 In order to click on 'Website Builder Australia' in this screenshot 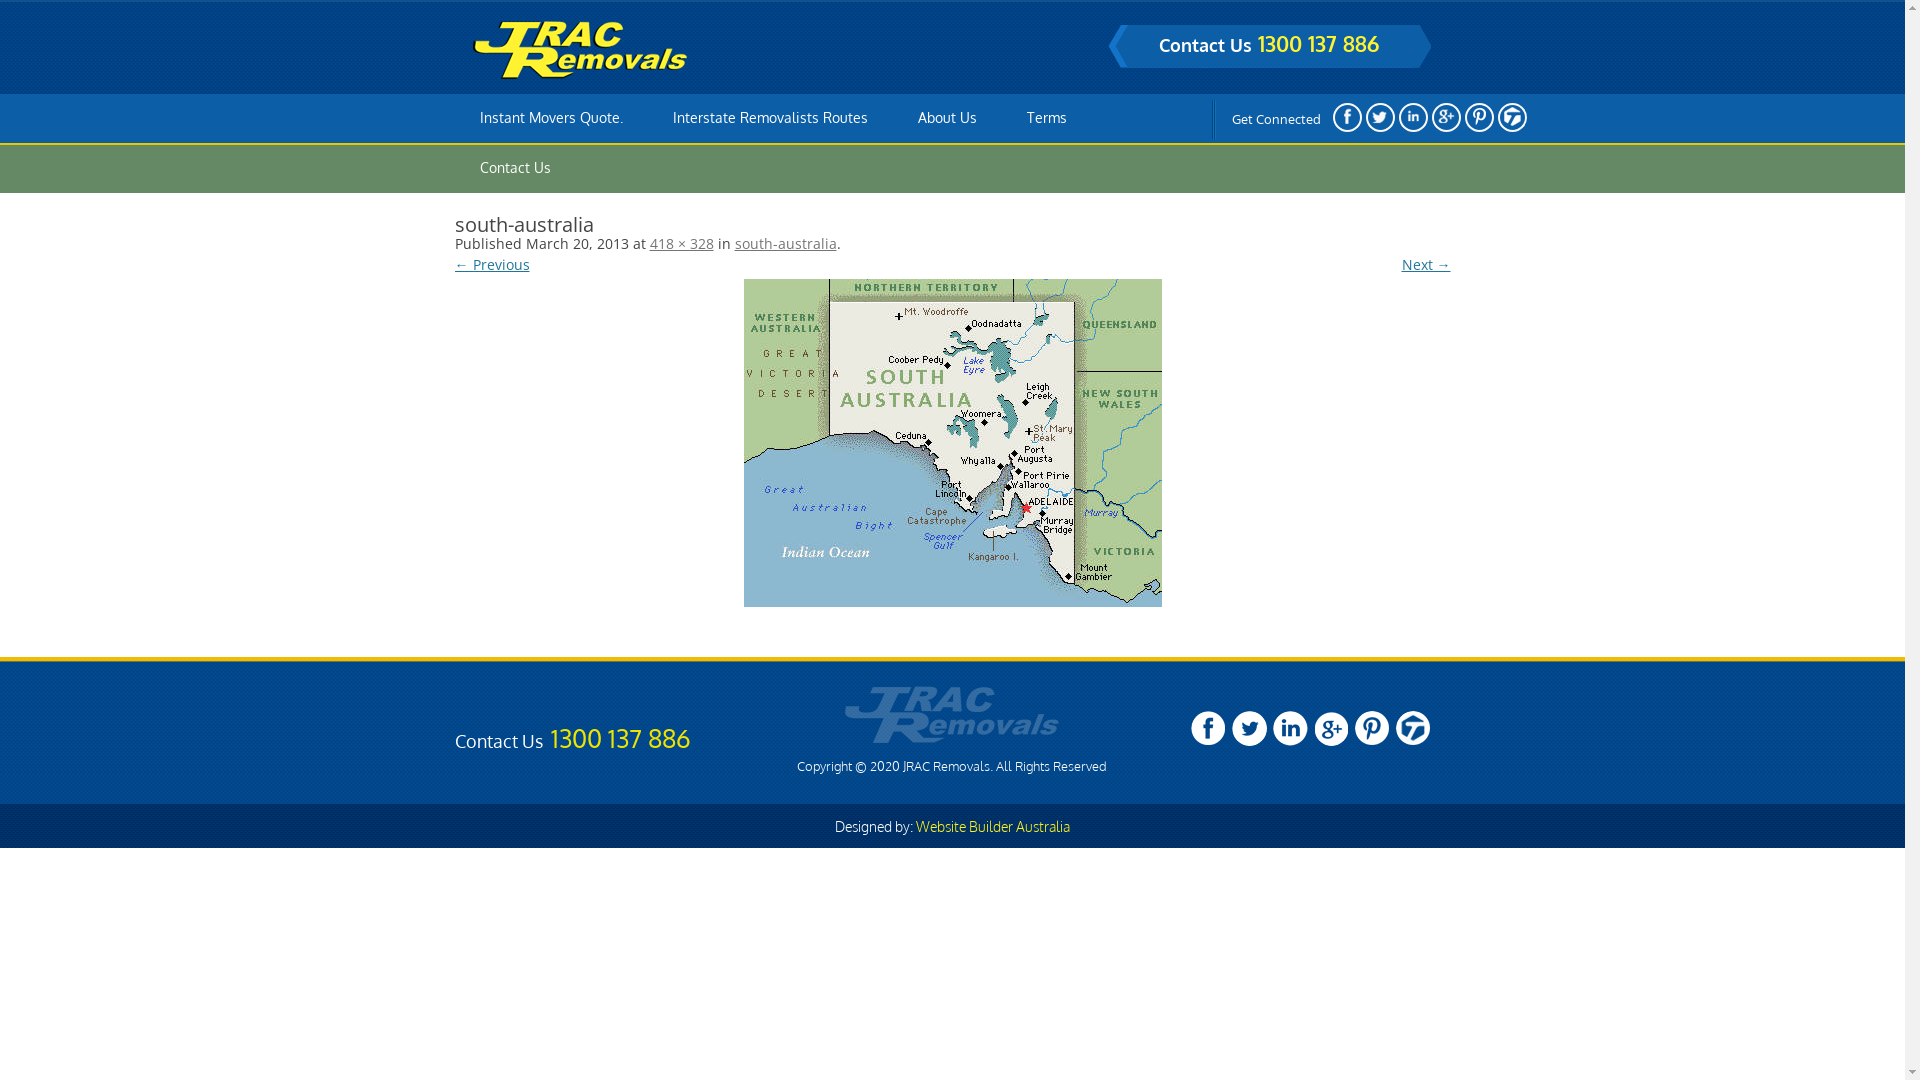, I will do `click(993, 826)`.